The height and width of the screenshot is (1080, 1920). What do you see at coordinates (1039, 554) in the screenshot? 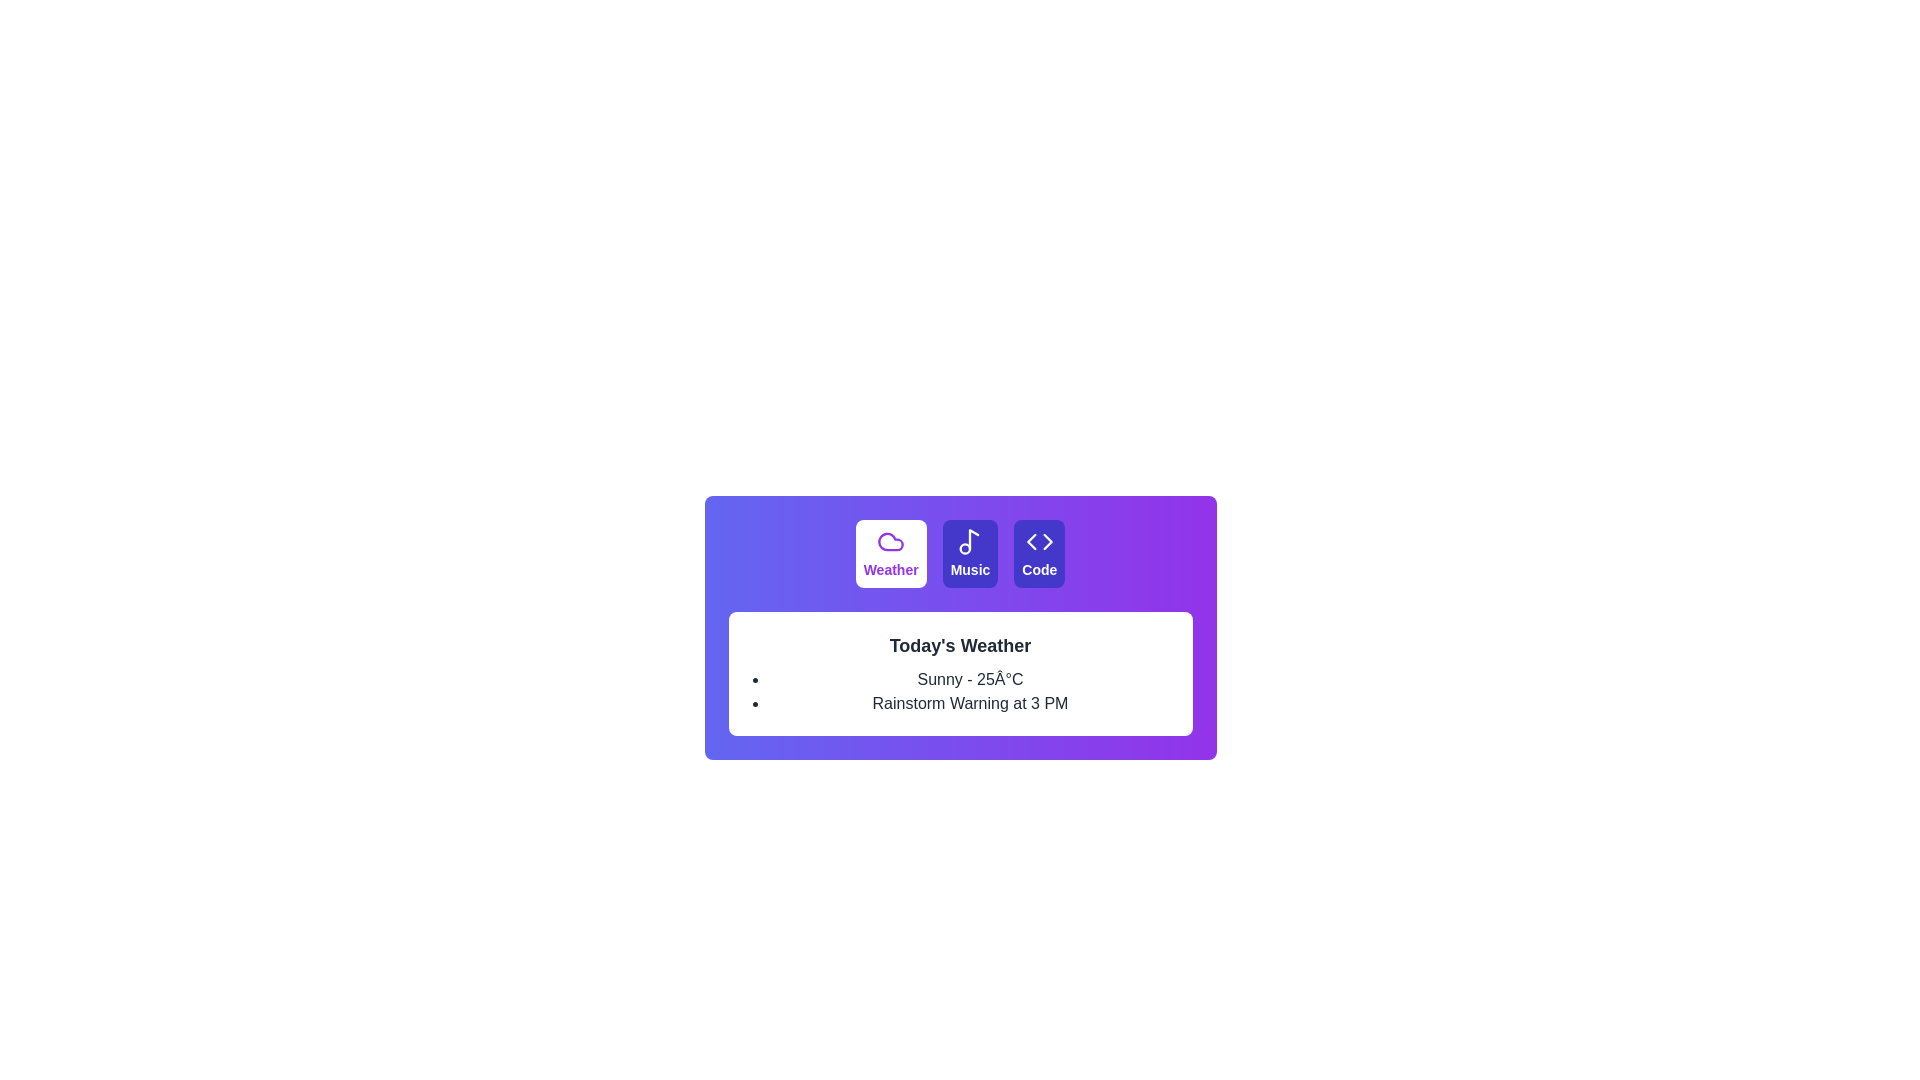
I see `the purple button labeled 'Code' with a coding icon above it to trigger the styling effect` at bounding box center [1039, 554].